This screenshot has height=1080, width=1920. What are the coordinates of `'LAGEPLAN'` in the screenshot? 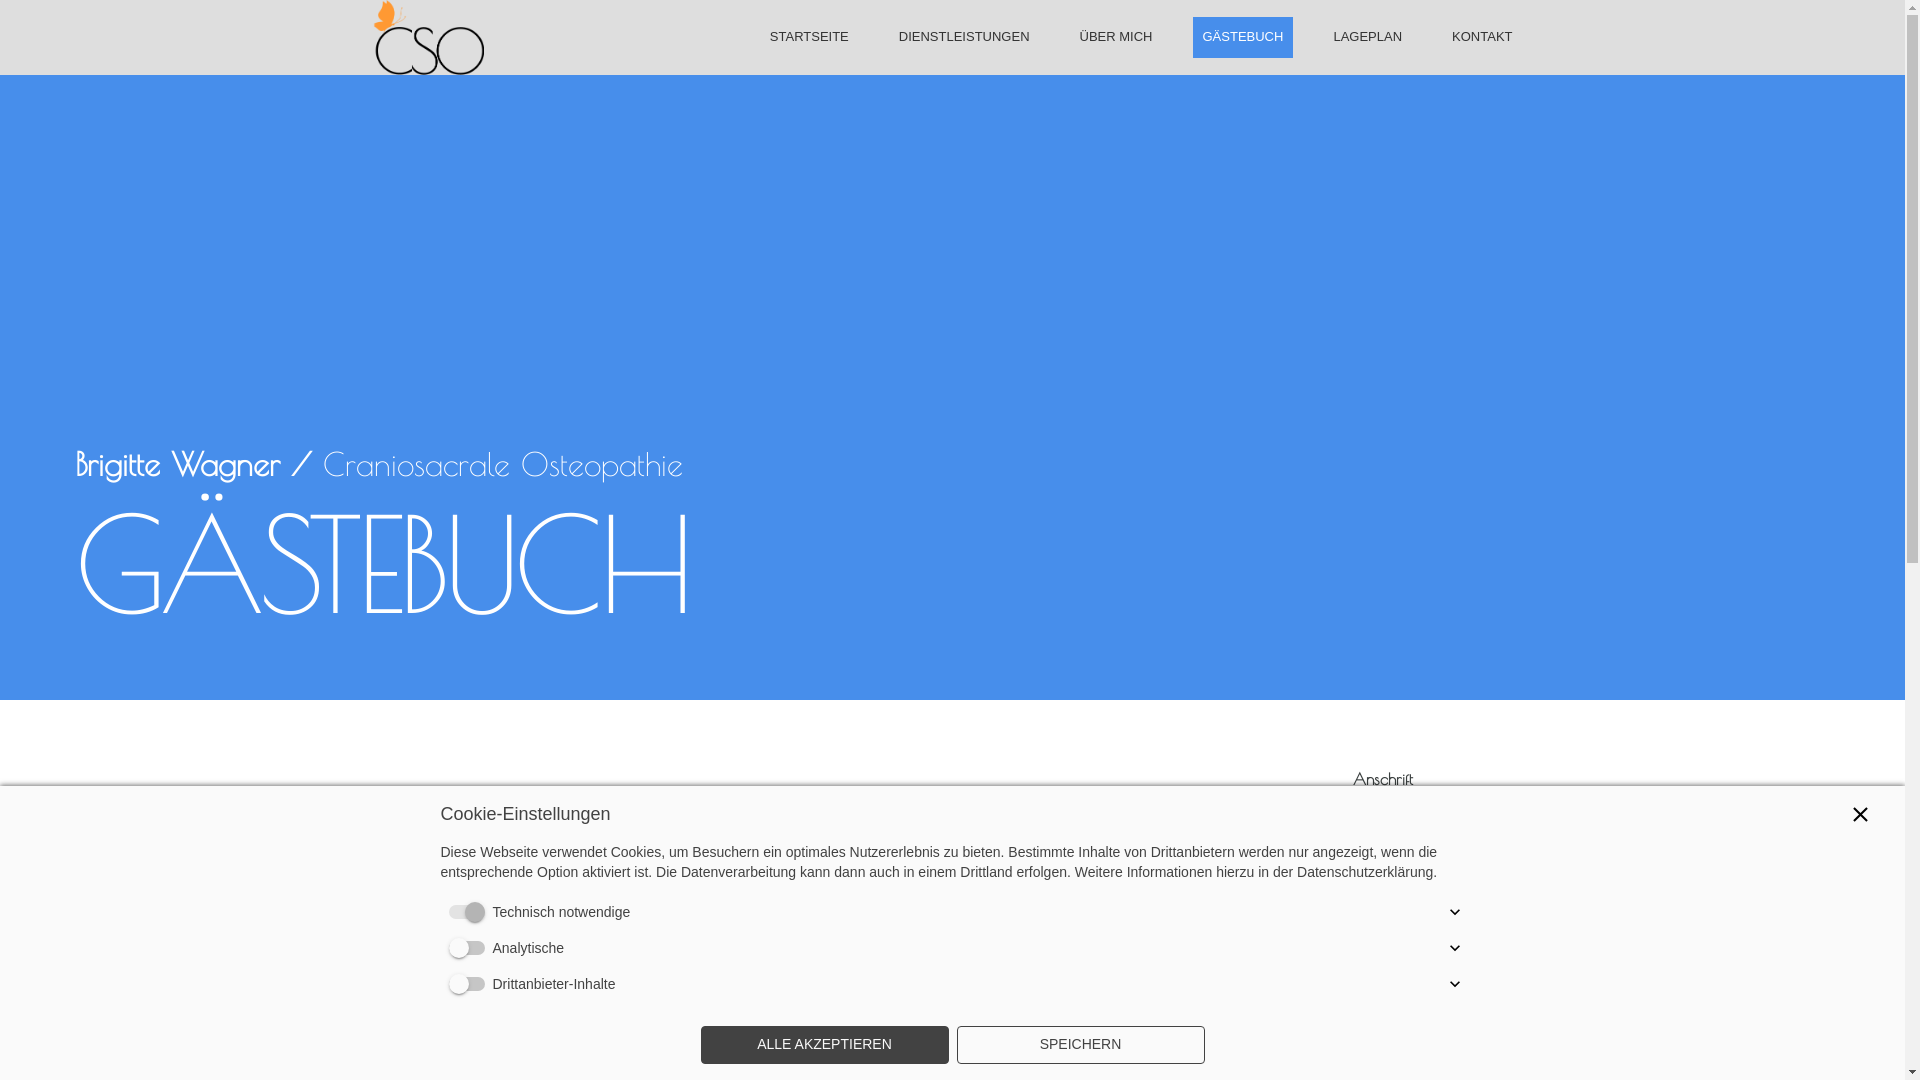 It's located at (1366, 36).